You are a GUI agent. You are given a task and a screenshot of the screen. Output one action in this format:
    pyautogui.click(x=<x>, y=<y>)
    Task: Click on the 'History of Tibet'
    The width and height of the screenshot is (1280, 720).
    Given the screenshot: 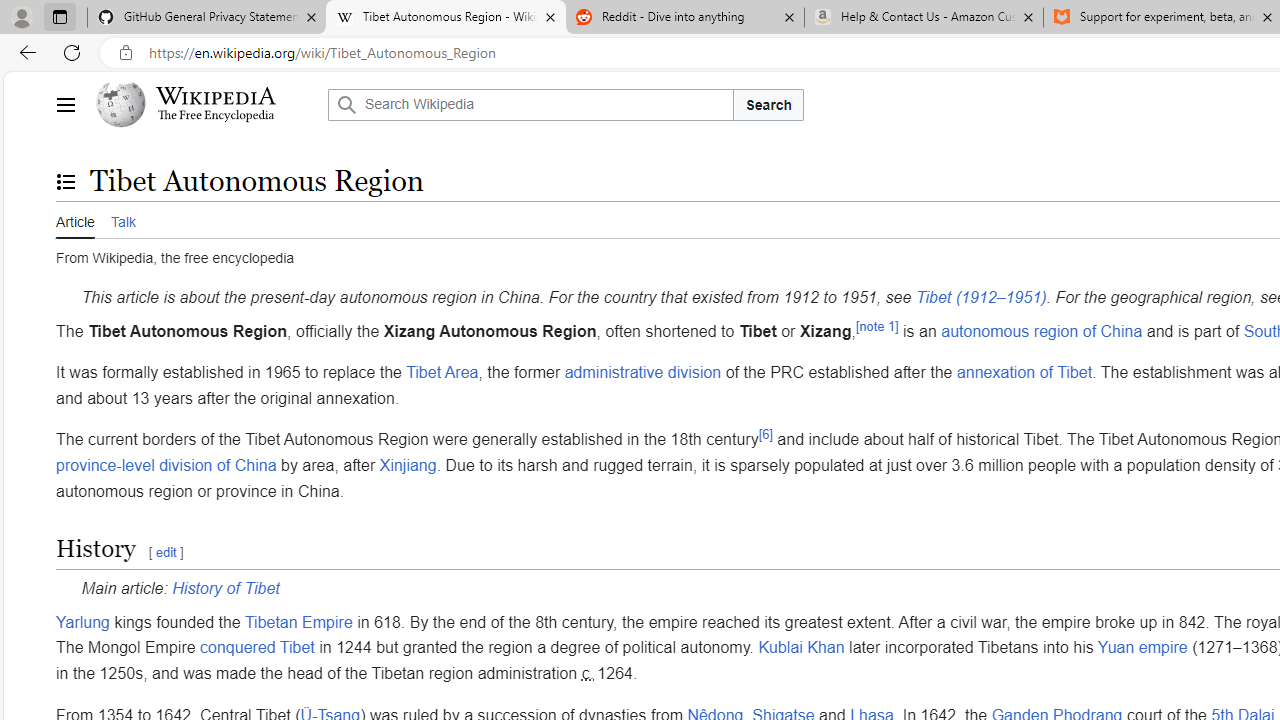 What is the action you would take?
    pyautogui.click(x=225, y=588)
    